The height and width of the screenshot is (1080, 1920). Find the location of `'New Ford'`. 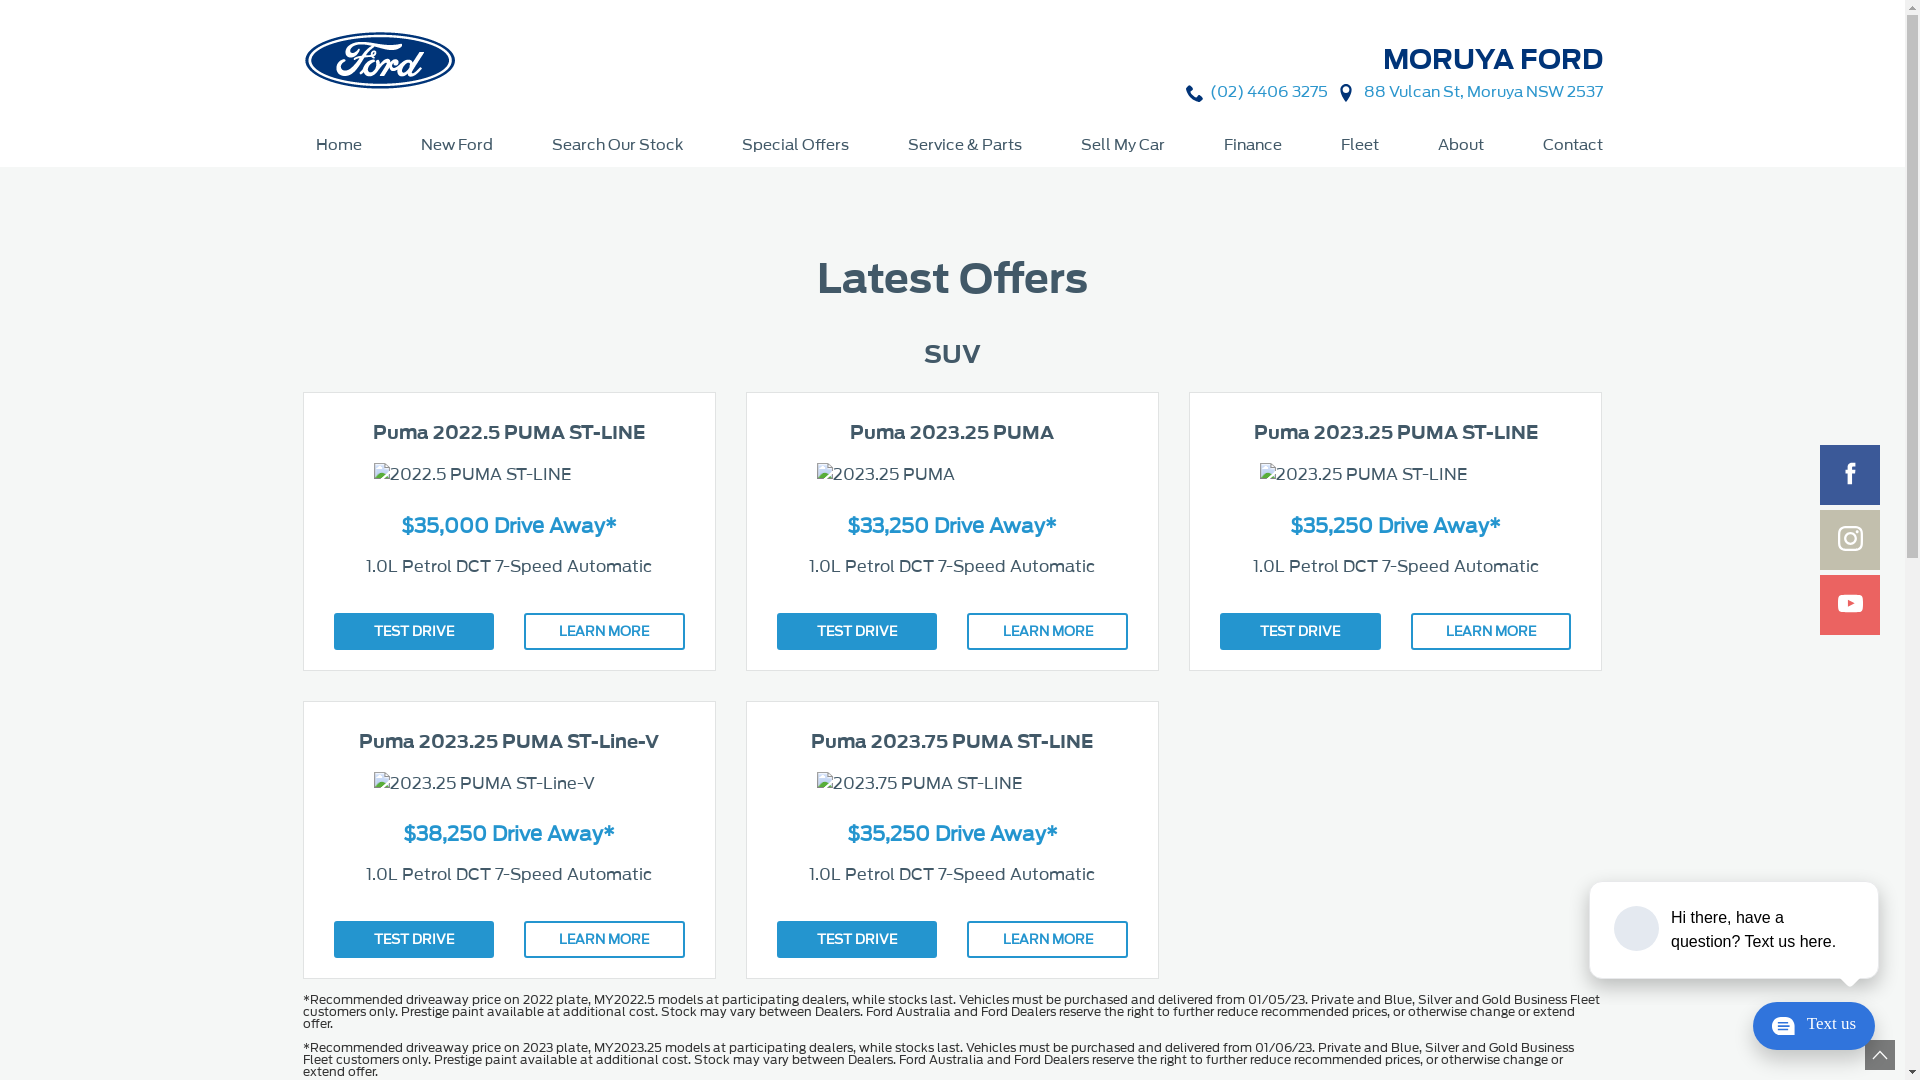

'New Ford' is located at coordinates (407, 144).